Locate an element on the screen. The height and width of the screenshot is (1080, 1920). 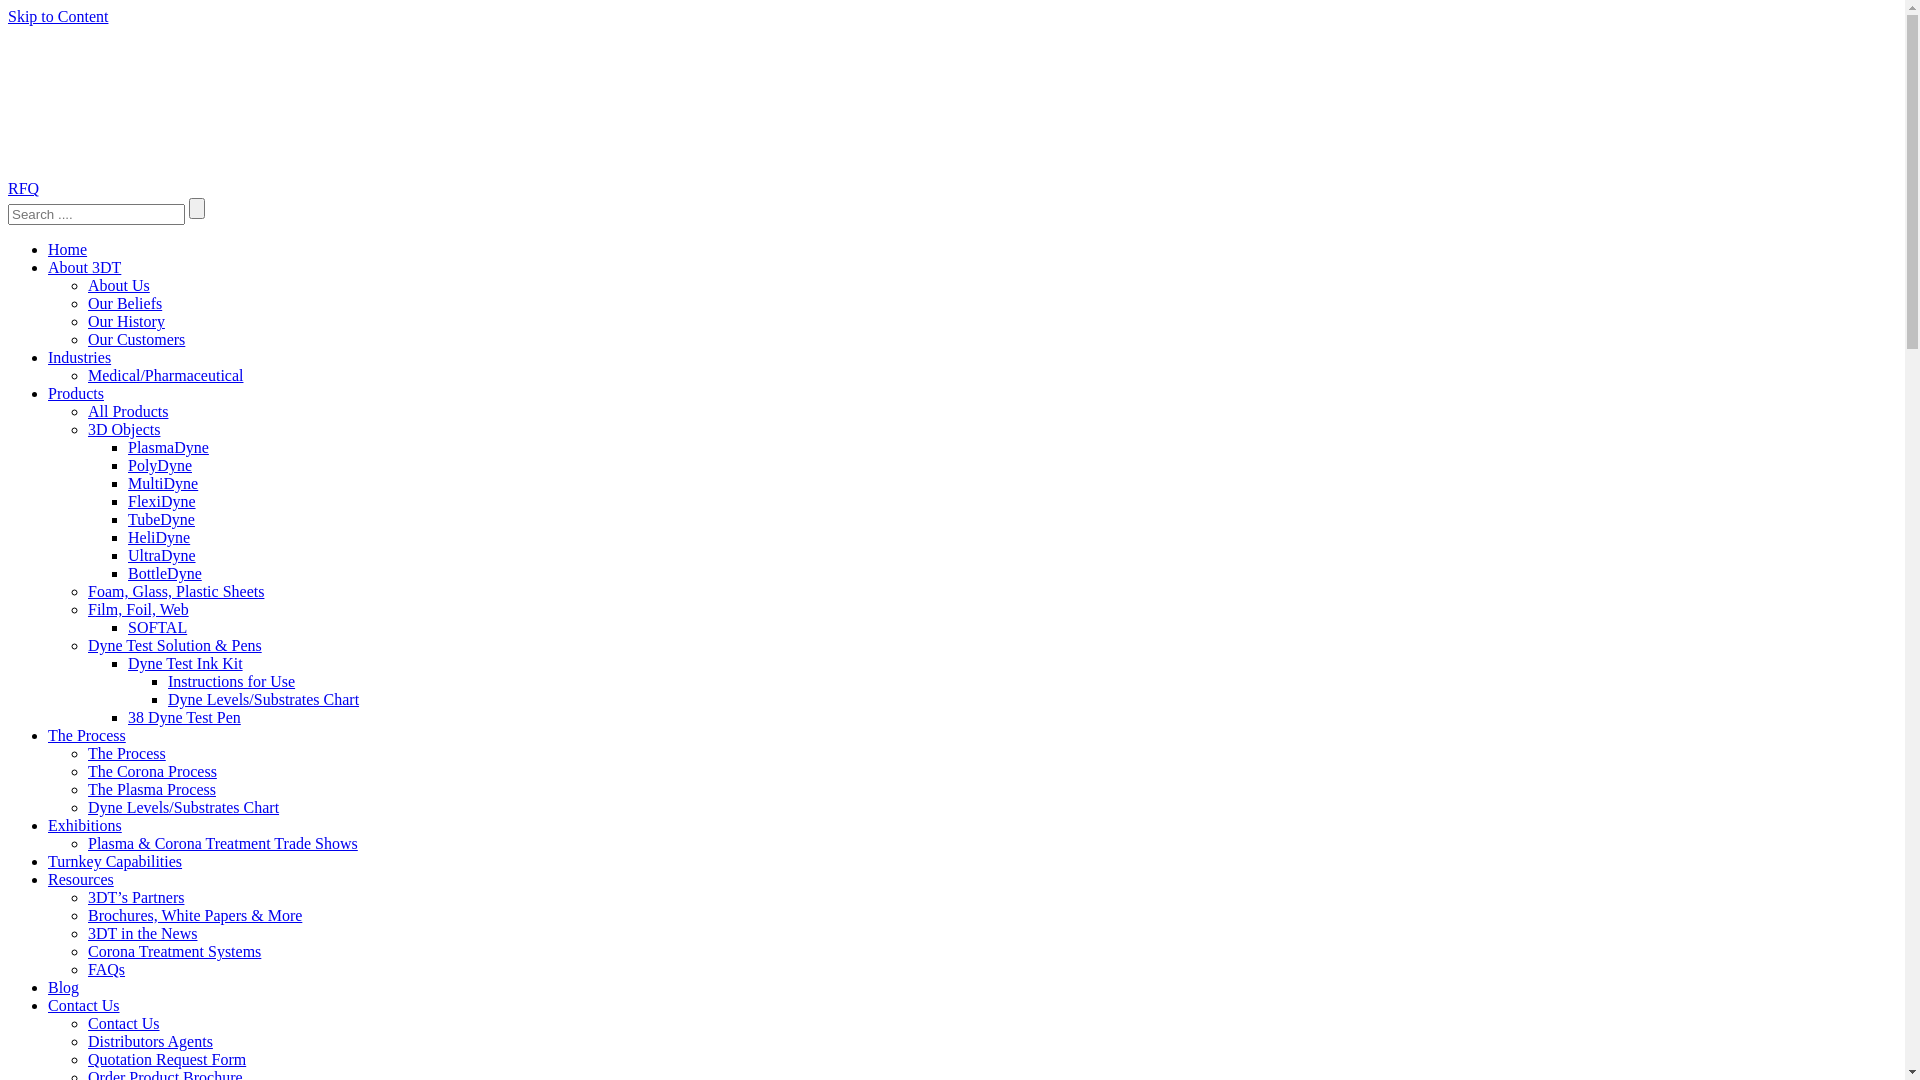
'TubeDyne' is located at coordinates (161, 518).